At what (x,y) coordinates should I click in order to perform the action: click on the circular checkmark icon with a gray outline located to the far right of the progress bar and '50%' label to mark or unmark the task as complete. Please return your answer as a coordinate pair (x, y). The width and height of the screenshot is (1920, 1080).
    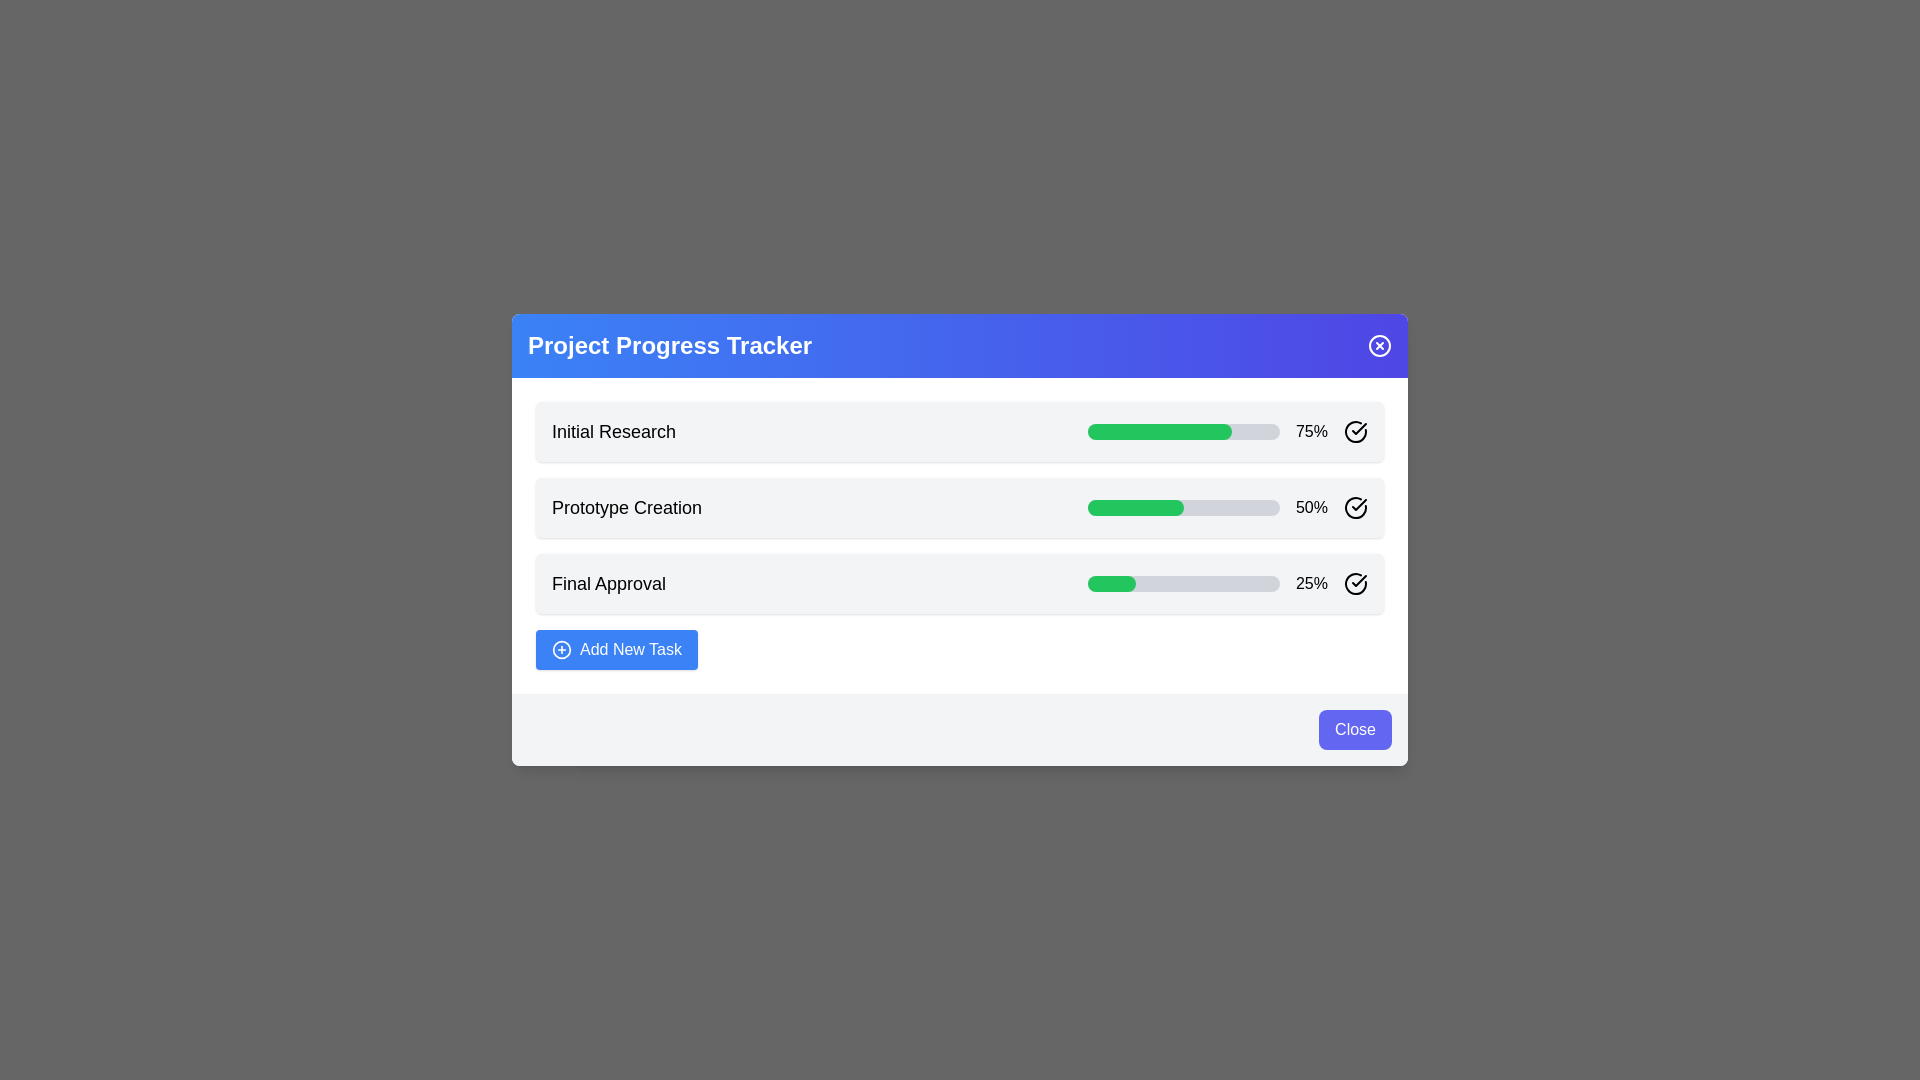
    Looking at the image, I should click on (1356, 507).